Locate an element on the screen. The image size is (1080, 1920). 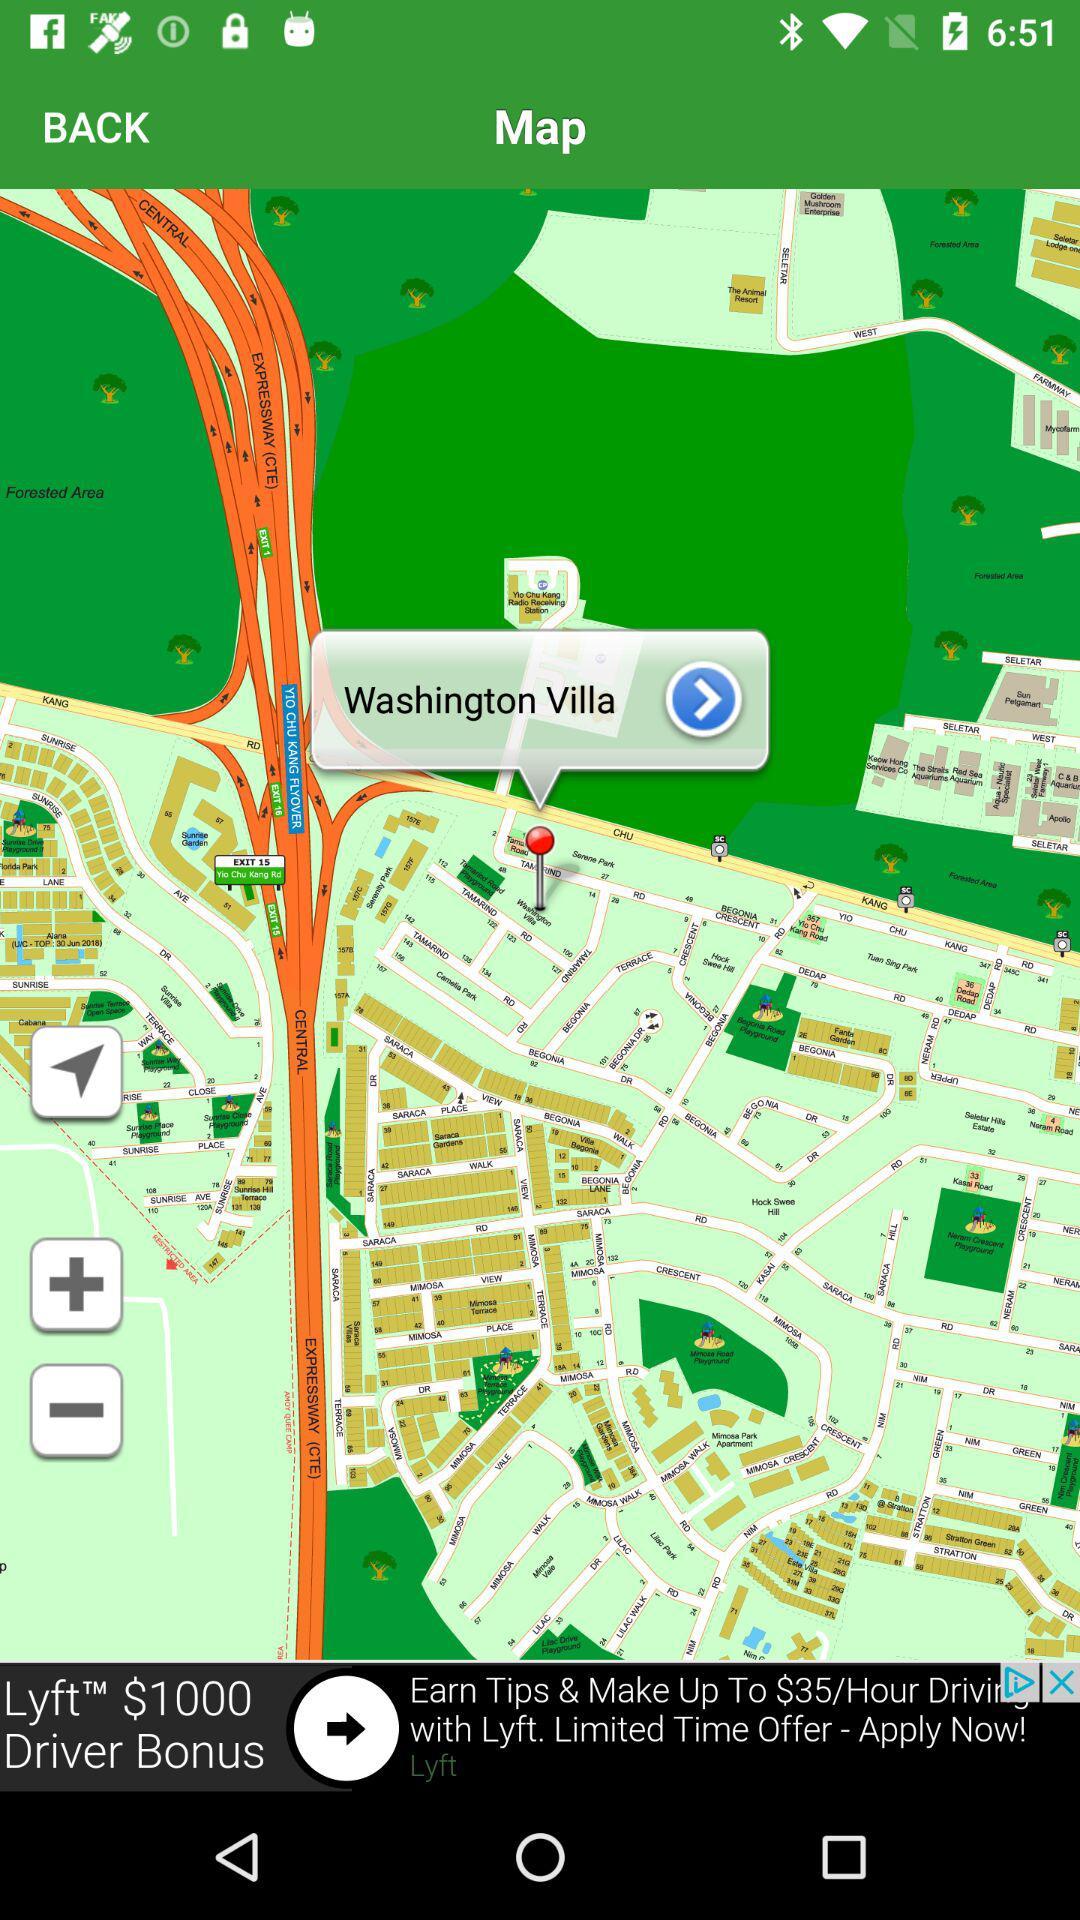
advertisement is located at coordinates (540, 1727).